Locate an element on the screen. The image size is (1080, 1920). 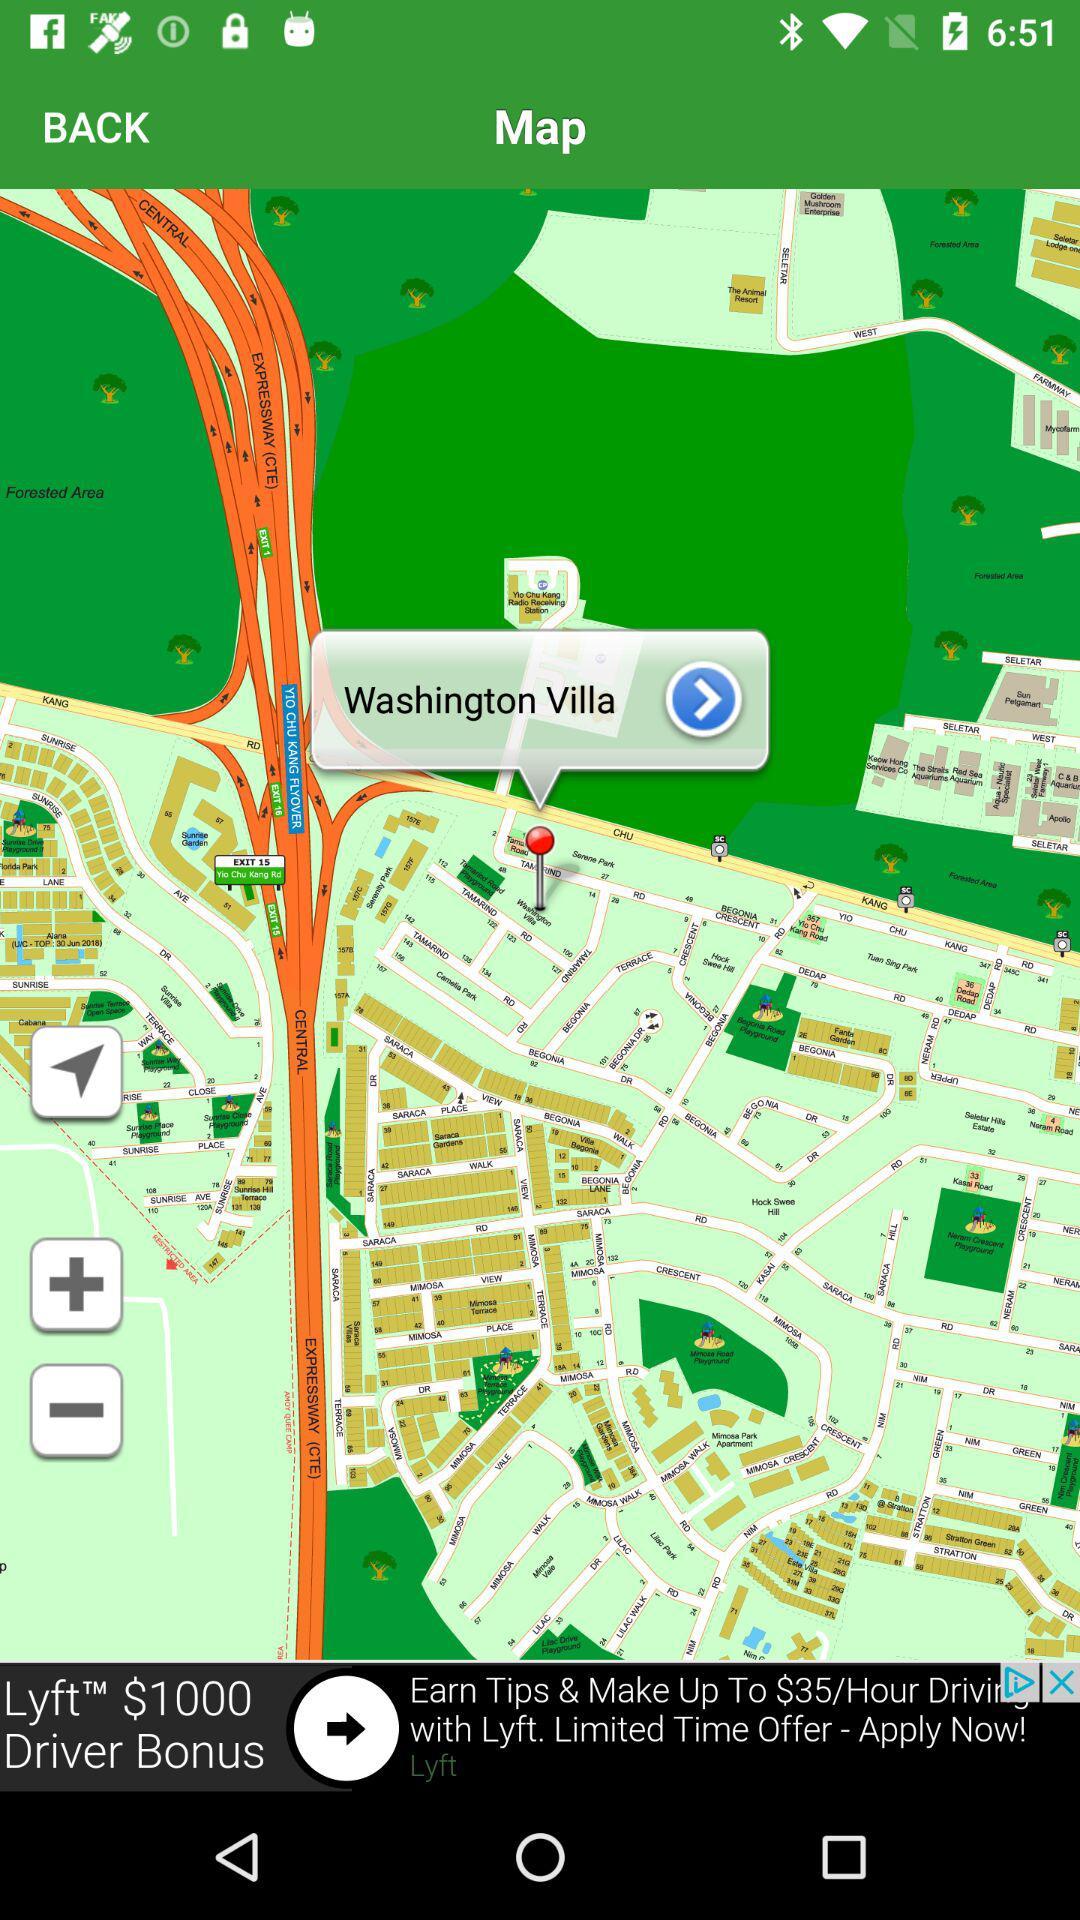
advertisement is located at coordinates (540, 1727).